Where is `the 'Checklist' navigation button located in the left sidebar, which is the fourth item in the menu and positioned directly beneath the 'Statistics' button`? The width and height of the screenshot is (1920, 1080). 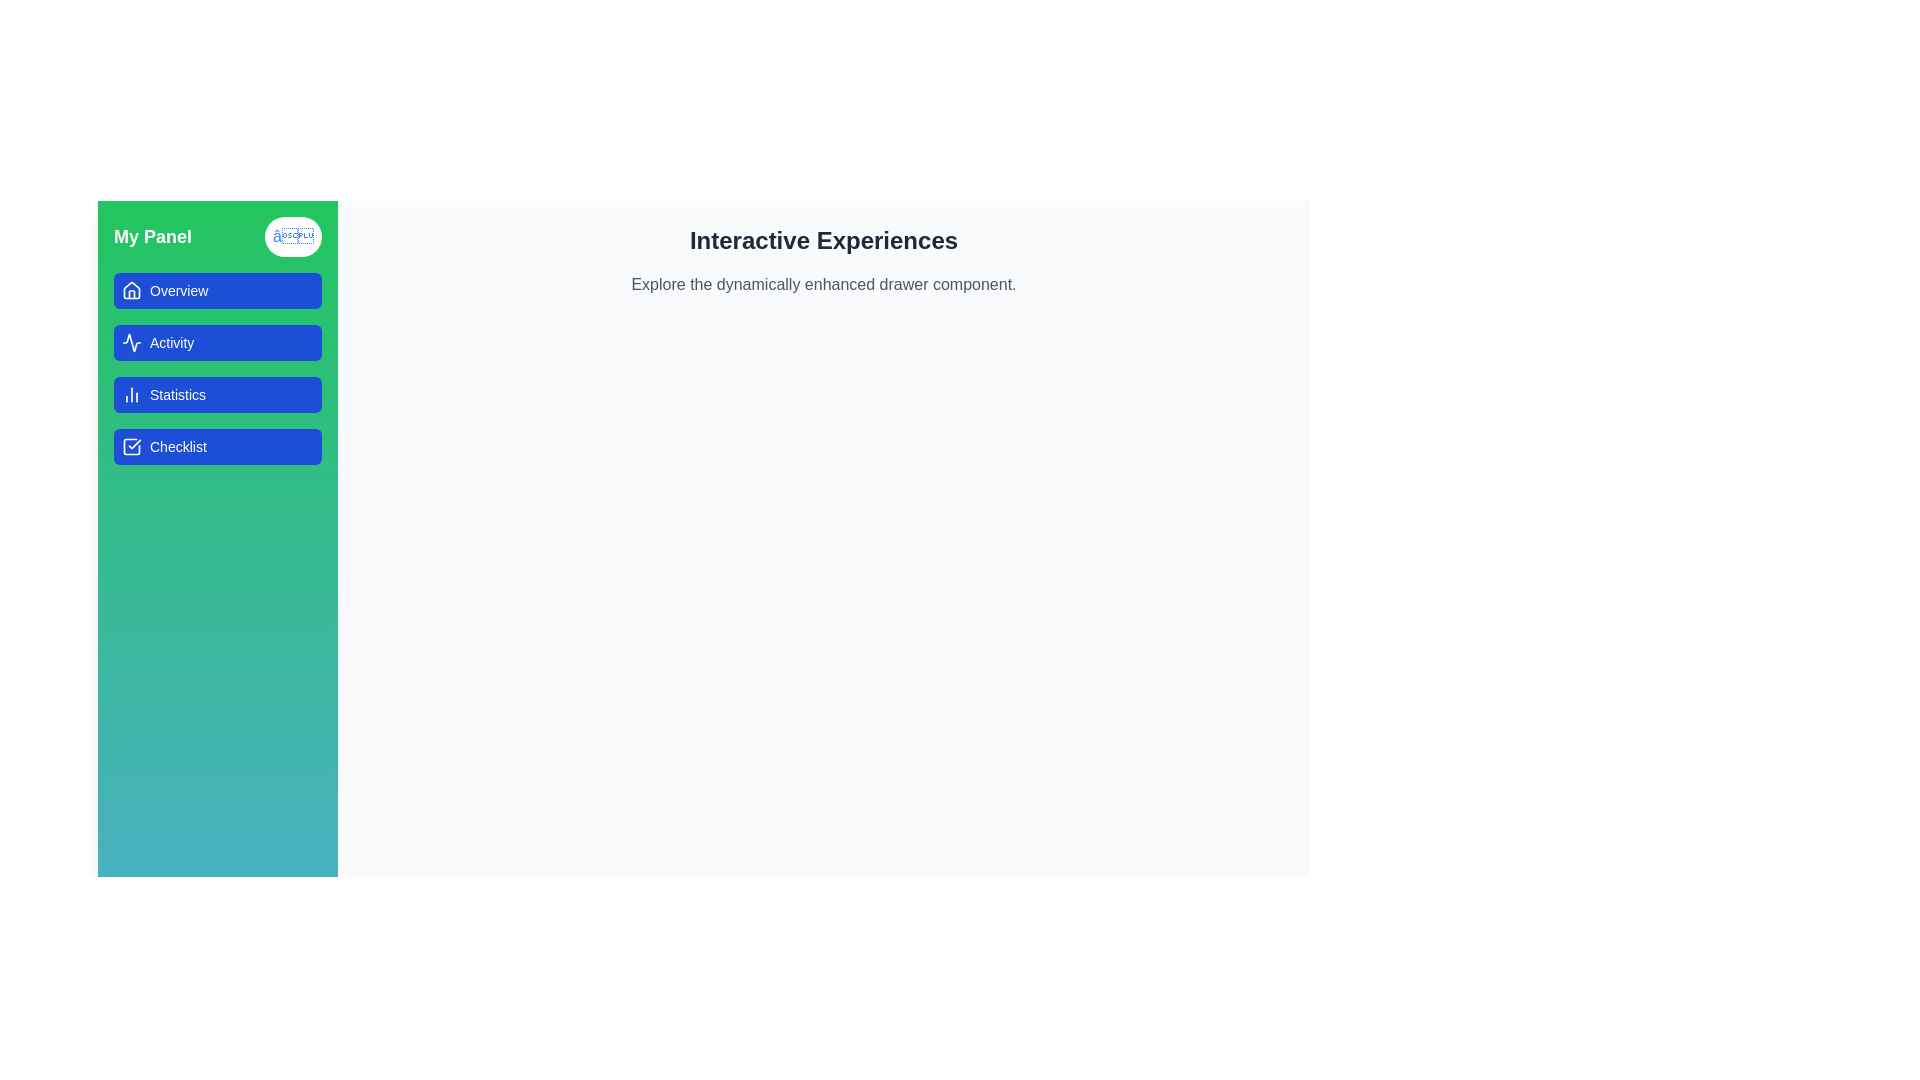 the 'Checklist' navigation button located in the left sidebar, which is the fourth item in the menu and positioned directly beneath the 'Statistics' button is located at coordinates (217, 446).